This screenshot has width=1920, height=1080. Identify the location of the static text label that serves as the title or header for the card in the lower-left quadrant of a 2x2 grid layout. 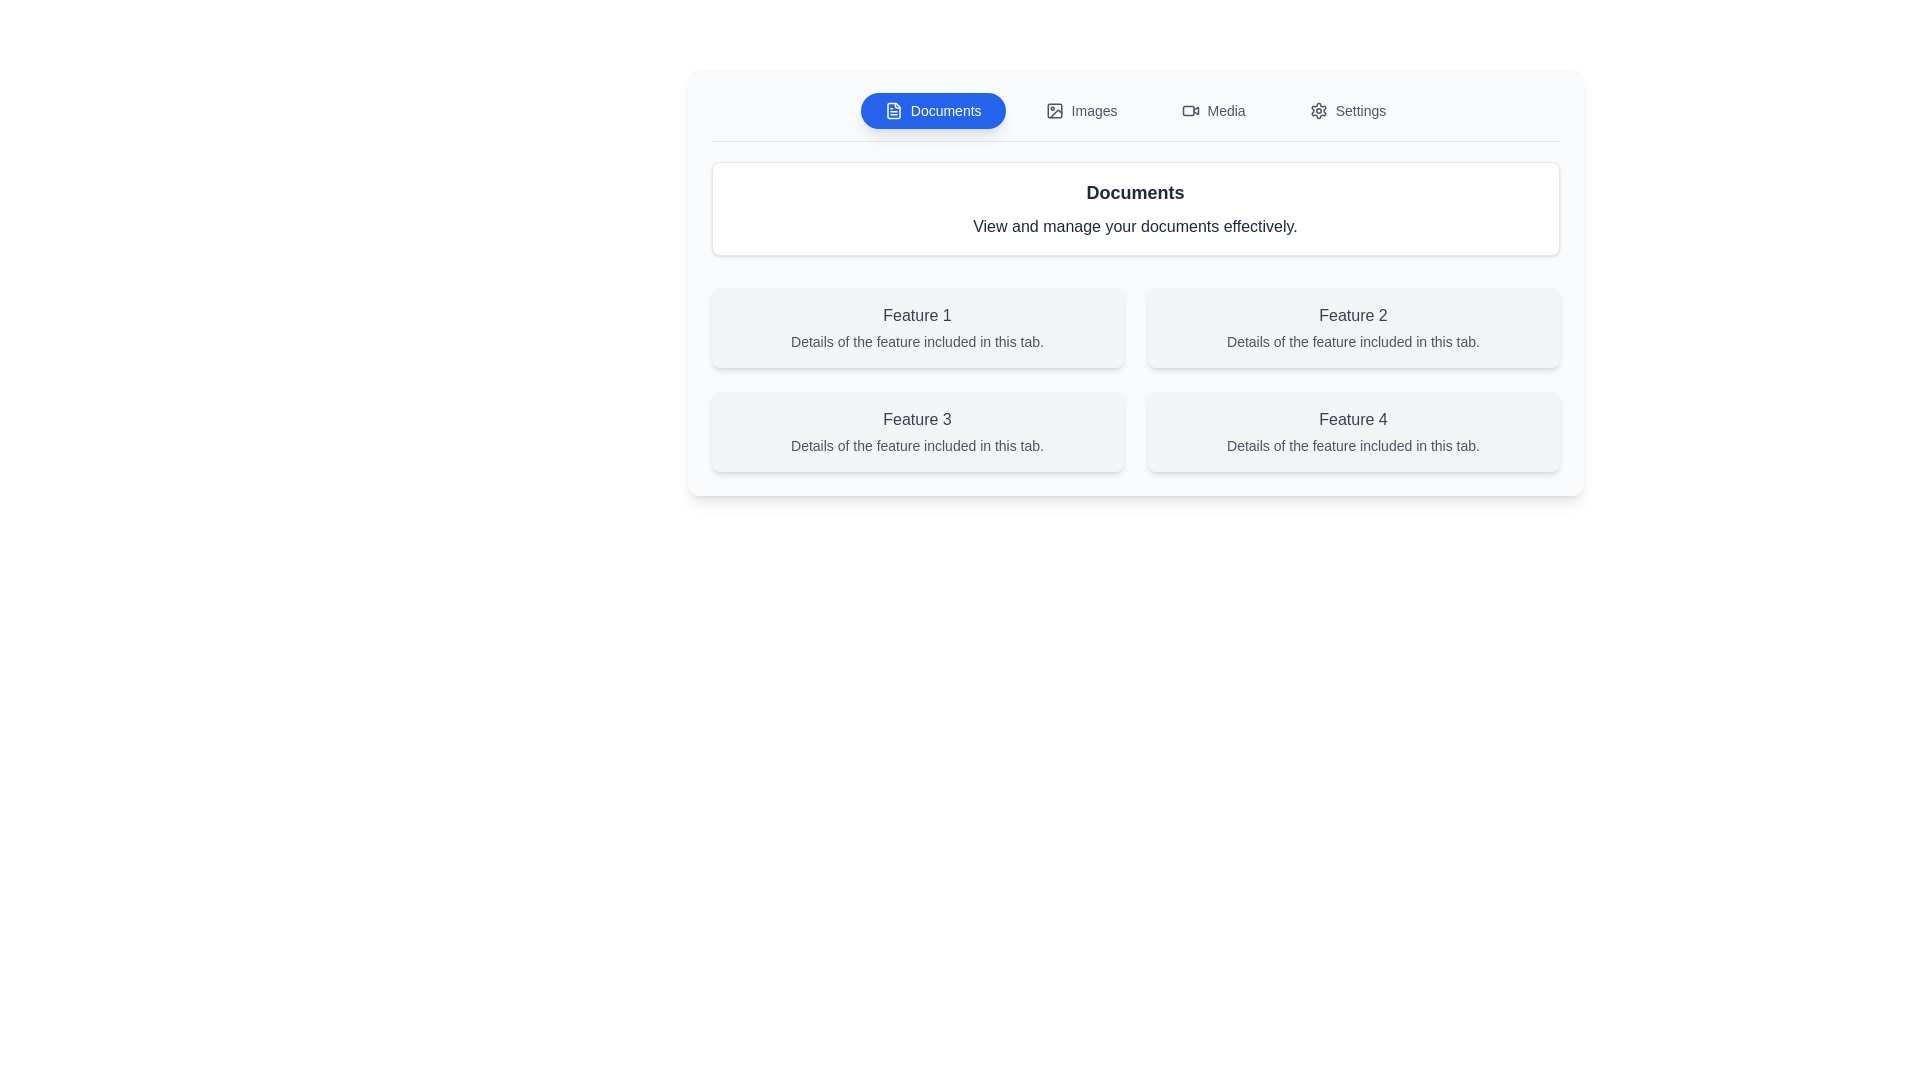
(916, 419).